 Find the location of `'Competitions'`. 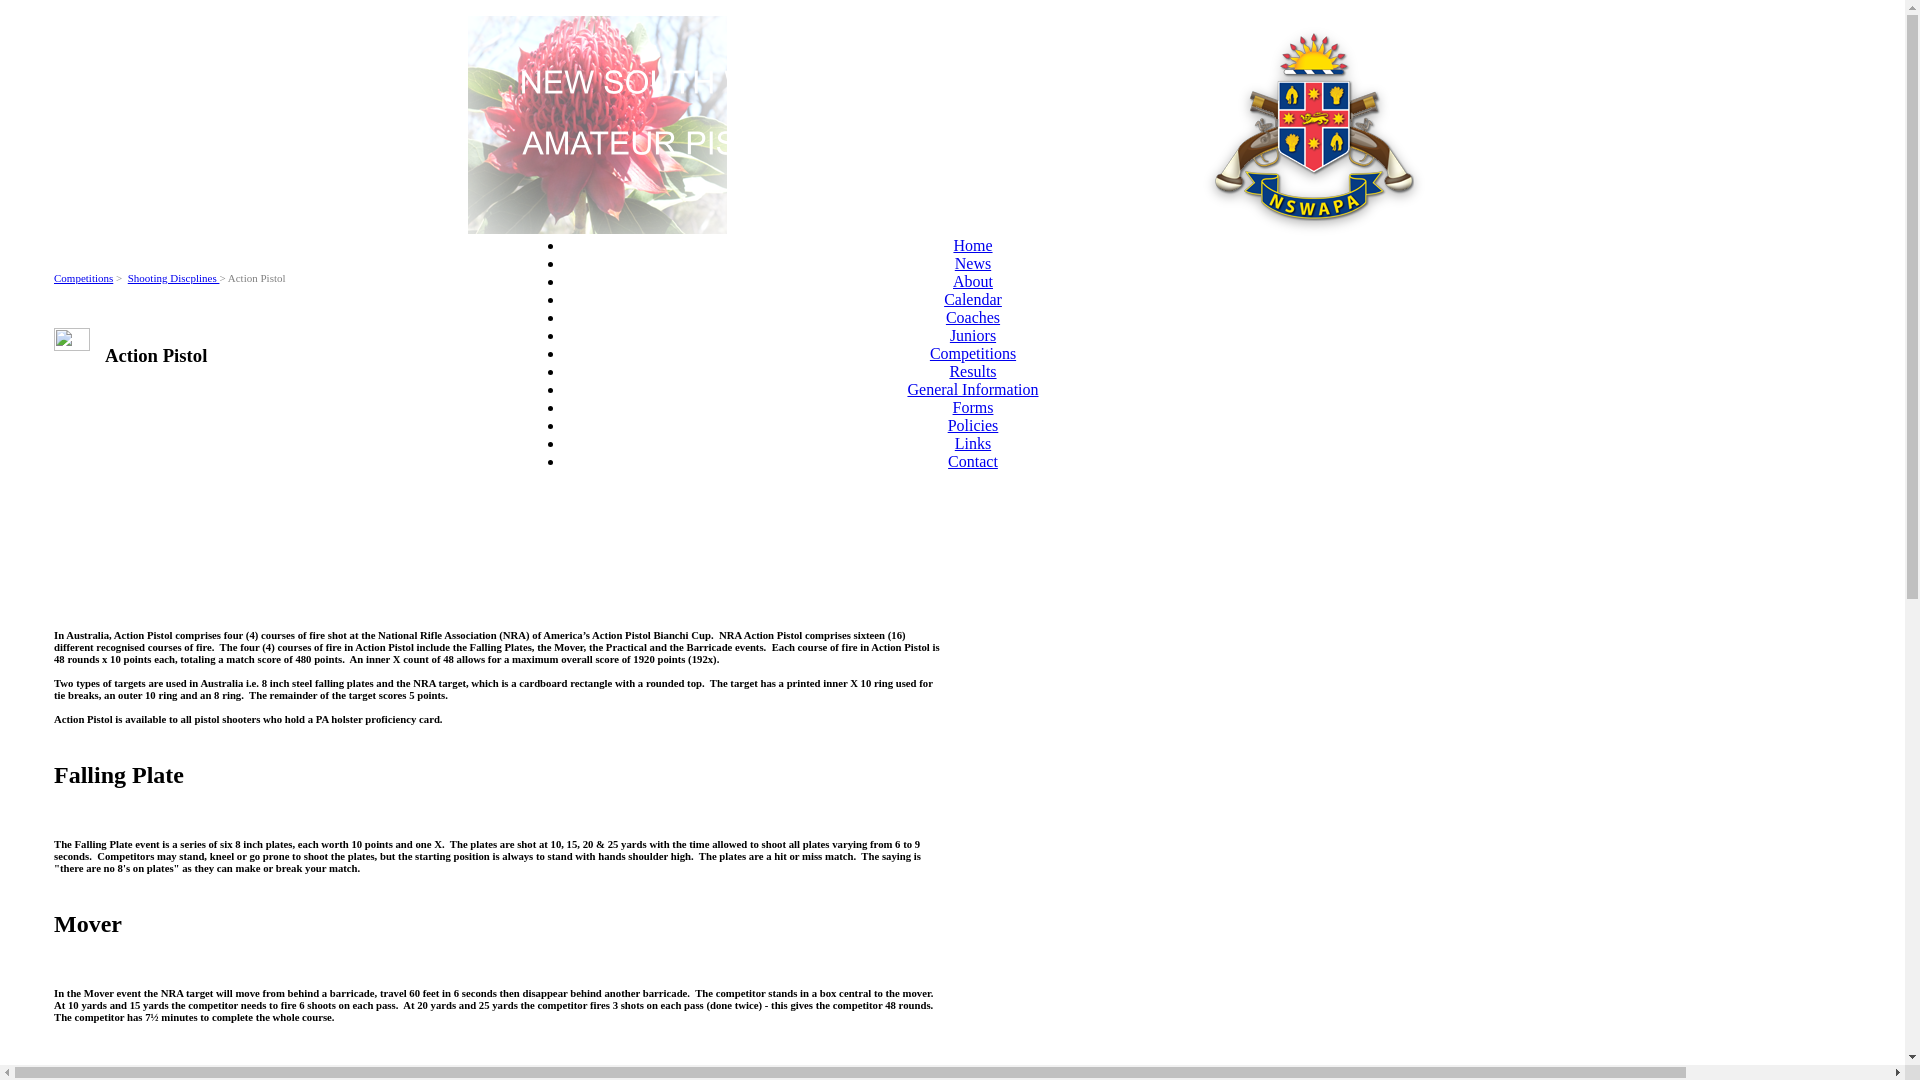

'Competitions' is located at coordinates (82, 277).